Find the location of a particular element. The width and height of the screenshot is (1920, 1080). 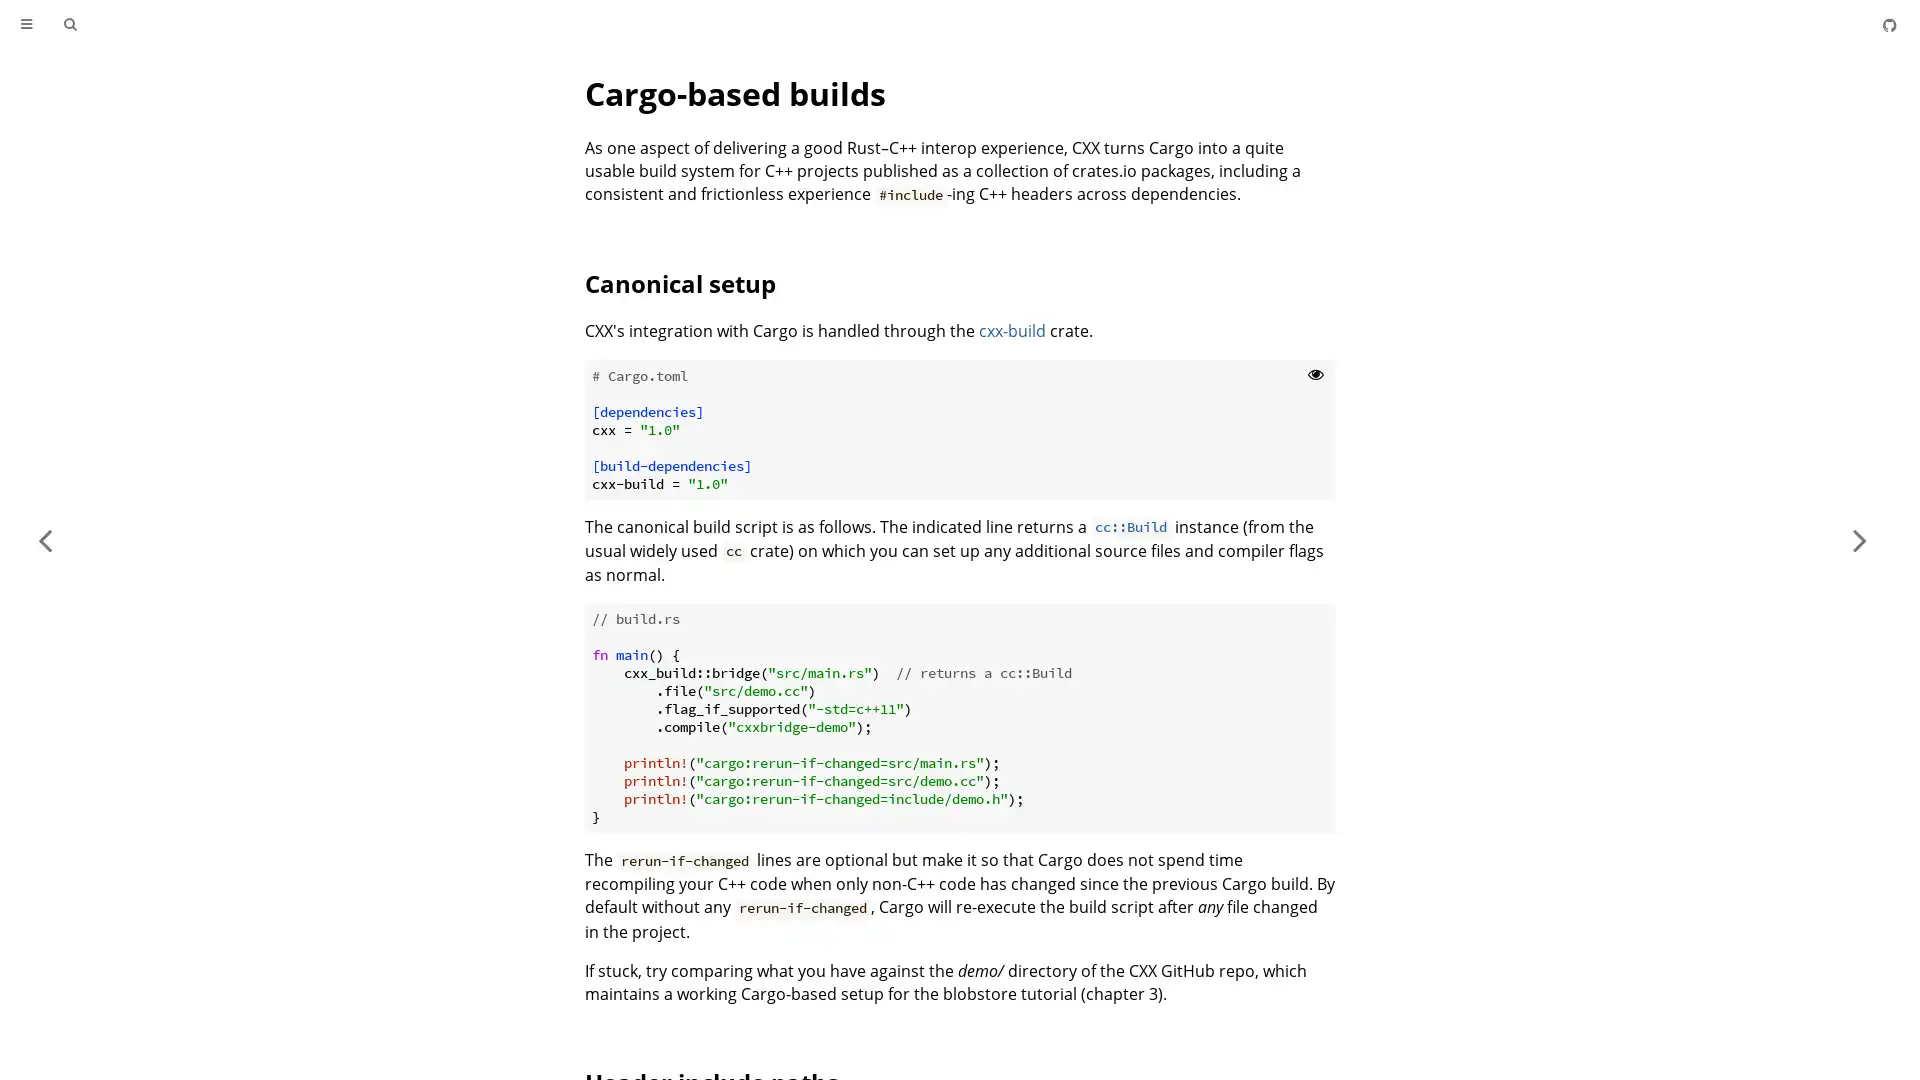

Show hidden lines is located at coordinates (1315, 373).